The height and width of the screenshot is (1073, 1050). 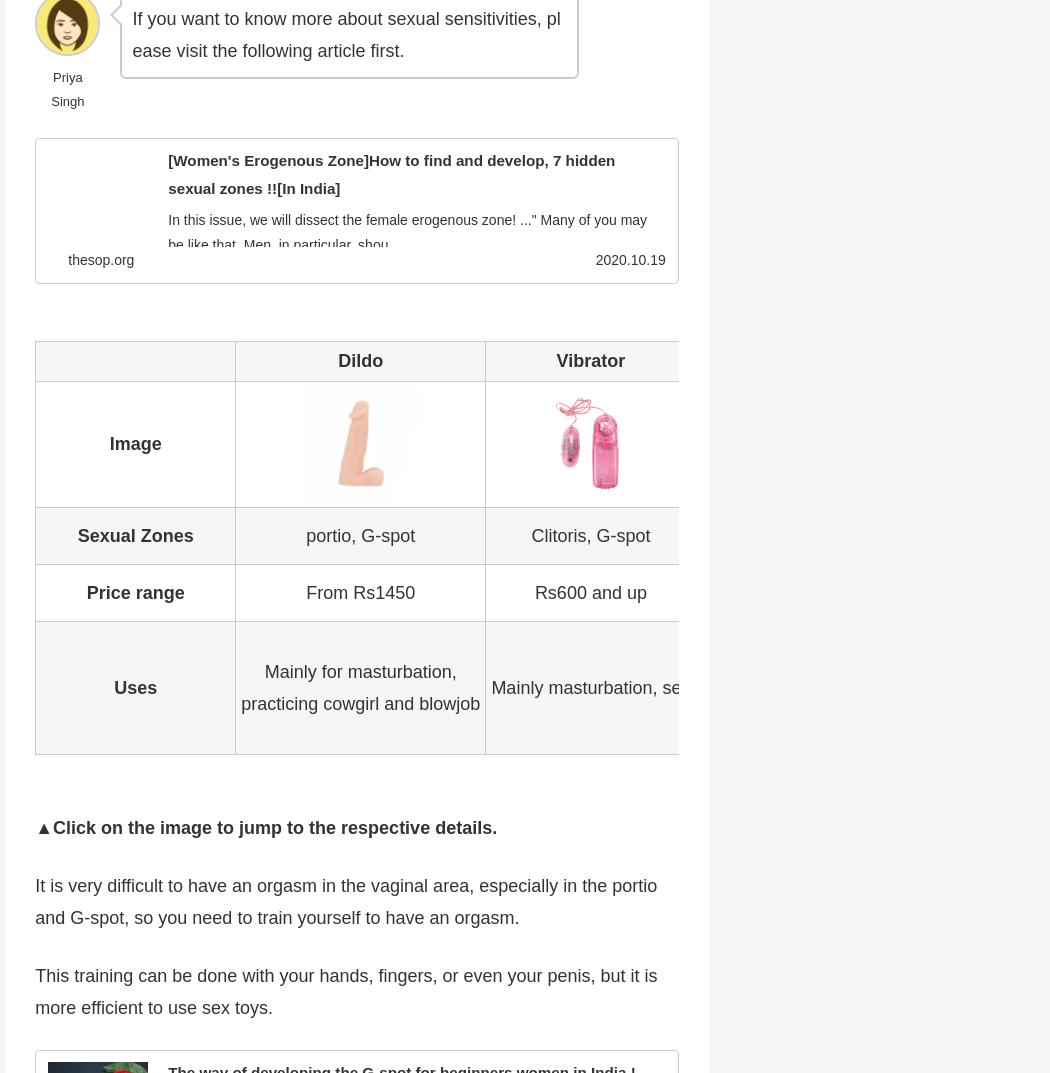 I want to click on 'thesop.org', so click(x=67, y=258).